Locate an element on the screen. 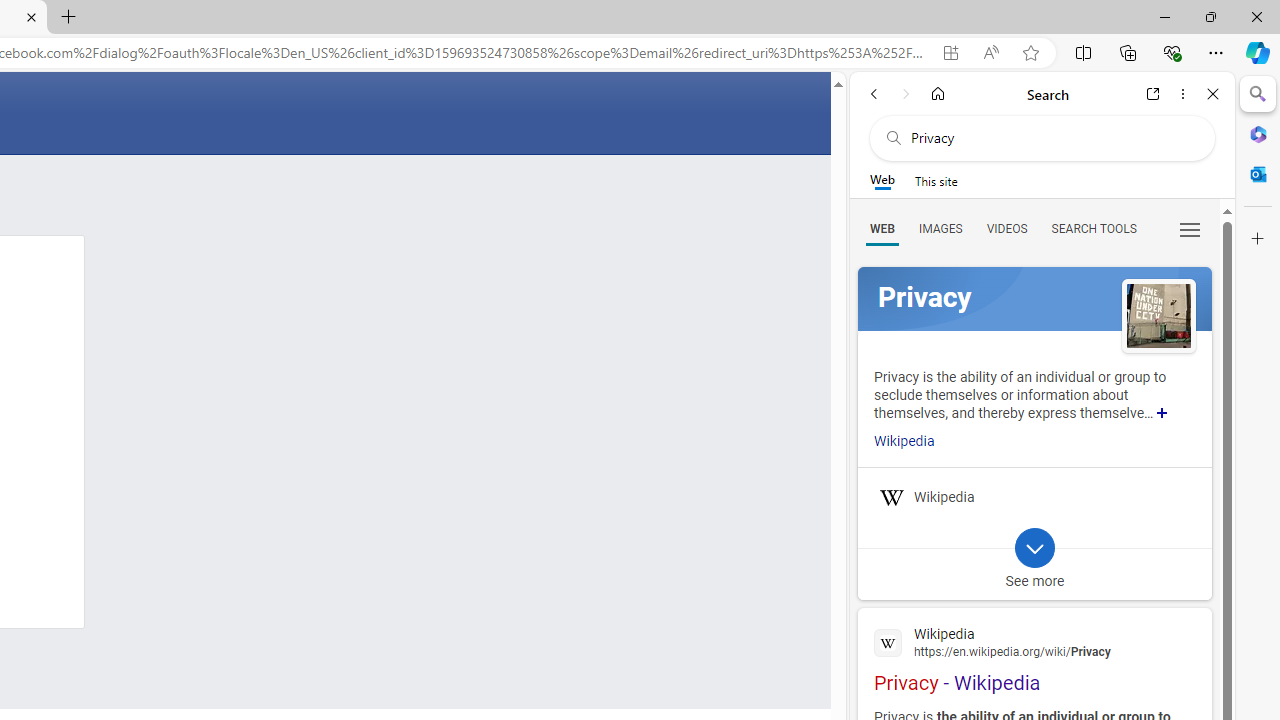 The width and height of the screenshot is (1280, 720). 'Customize' is located at coordinates (1257, 238).